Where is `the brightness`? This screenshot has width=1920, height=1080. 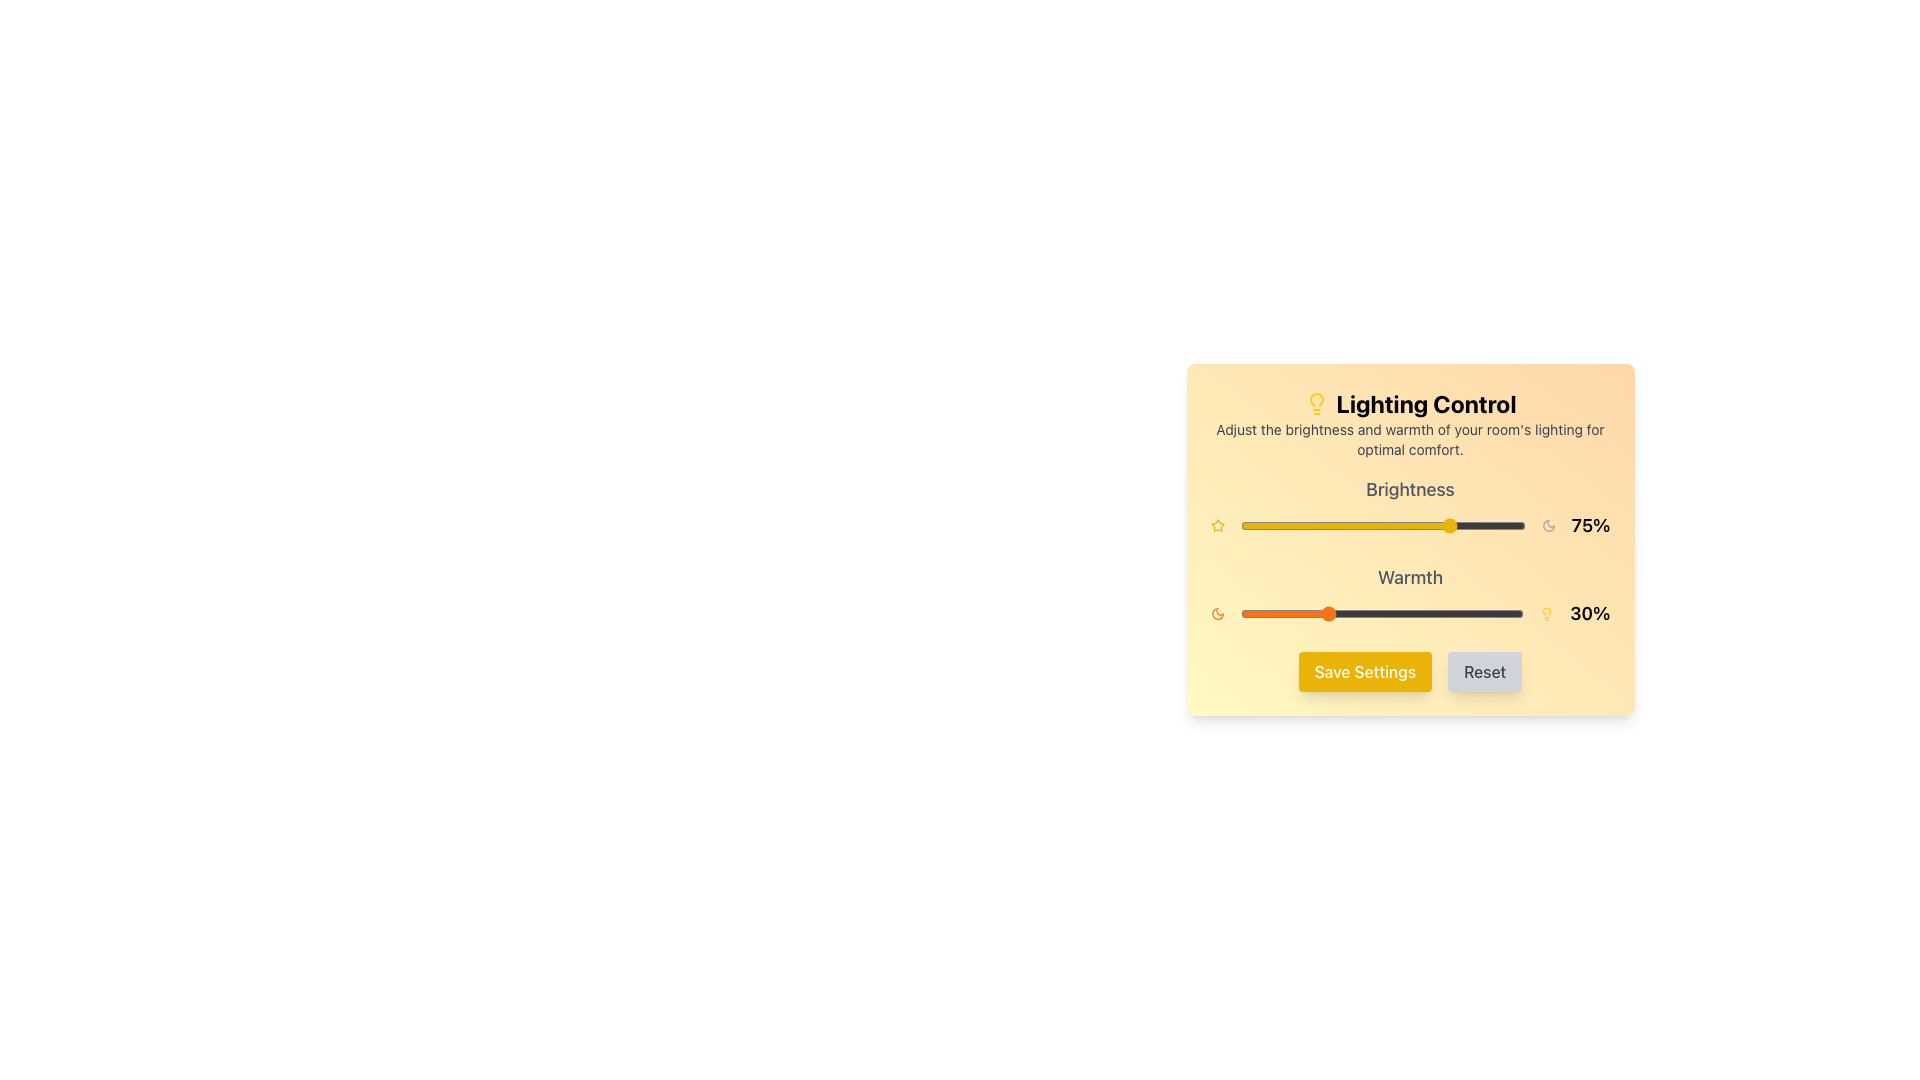 the brightness is located at coordinates (1283, 524).